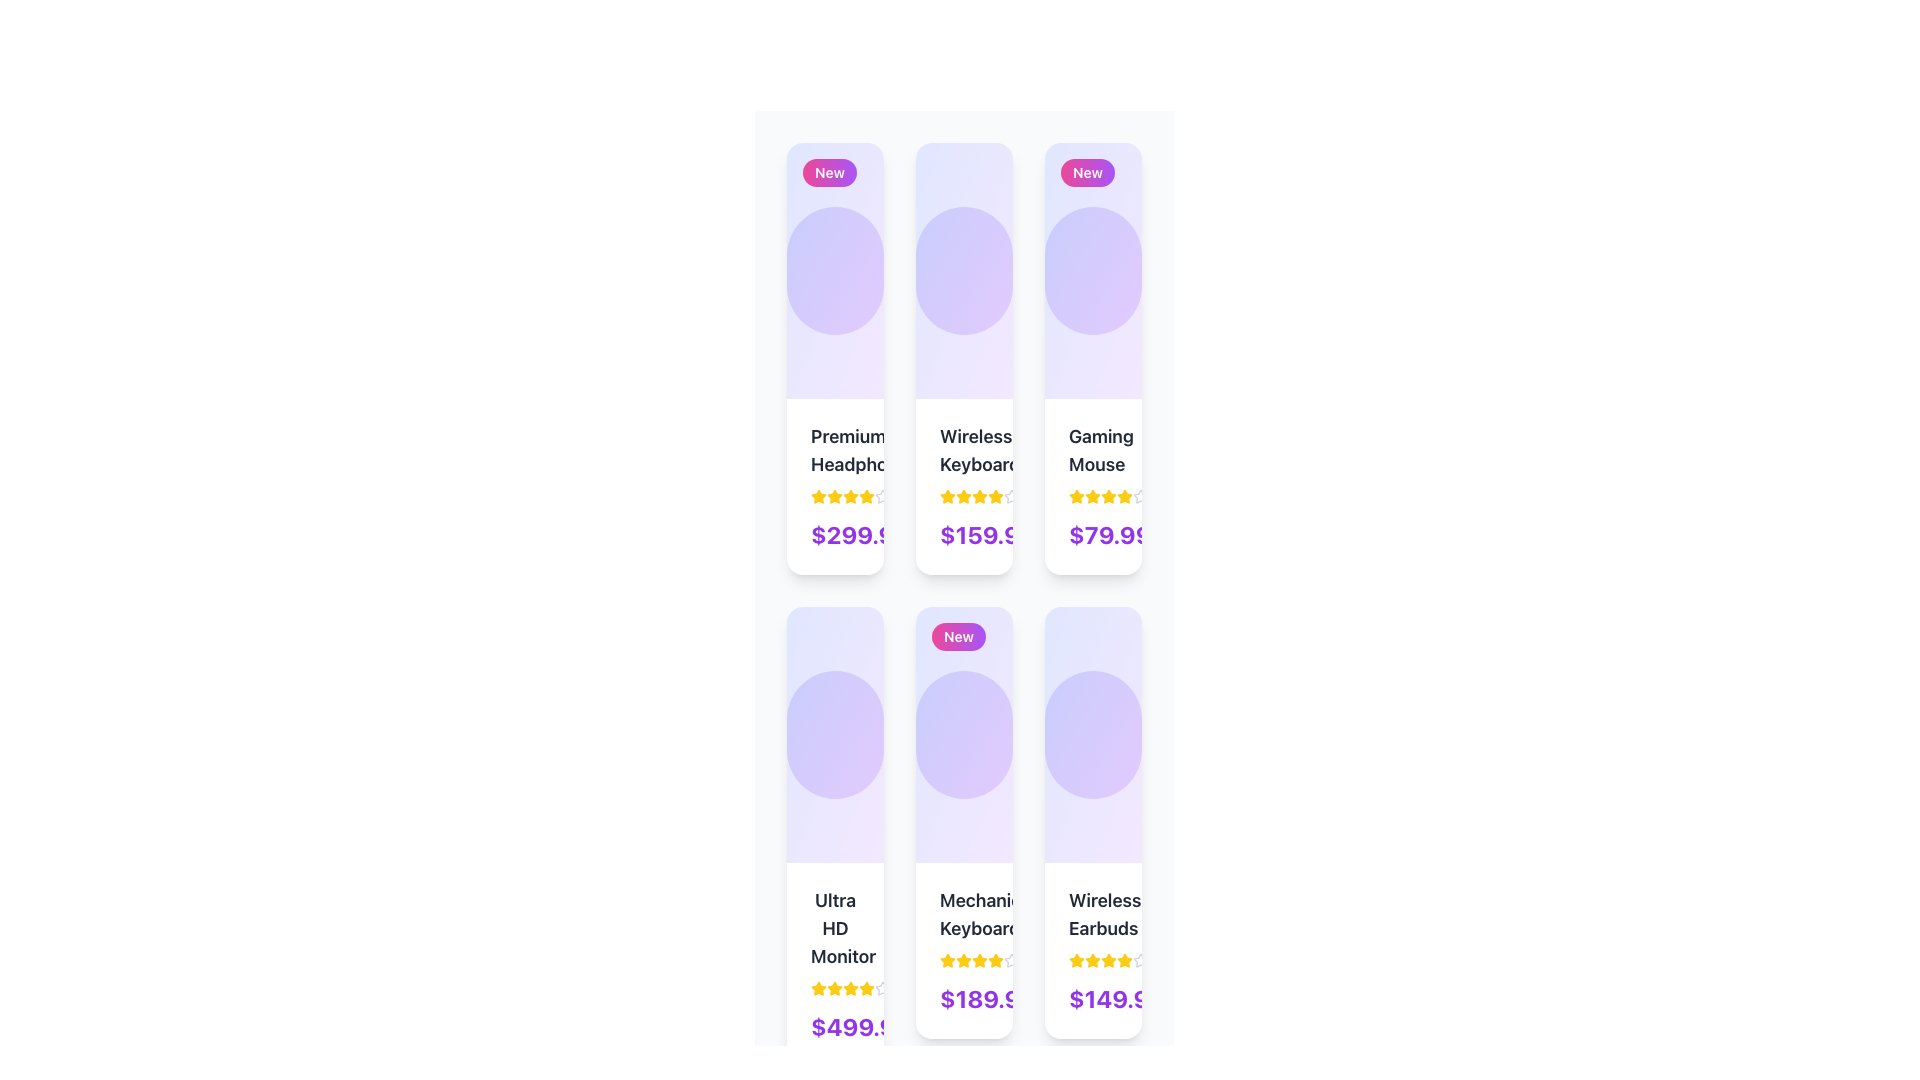 Image resolution: width=1920 pixels, height=1080 pixels. What do you see at coordinates (964, 914) in the screenshot?
I see `the text label that serves as the title for the product, located centrally in the lower portion of the second card in the bottom row of the grid layout` at bounding box center [964, 914].